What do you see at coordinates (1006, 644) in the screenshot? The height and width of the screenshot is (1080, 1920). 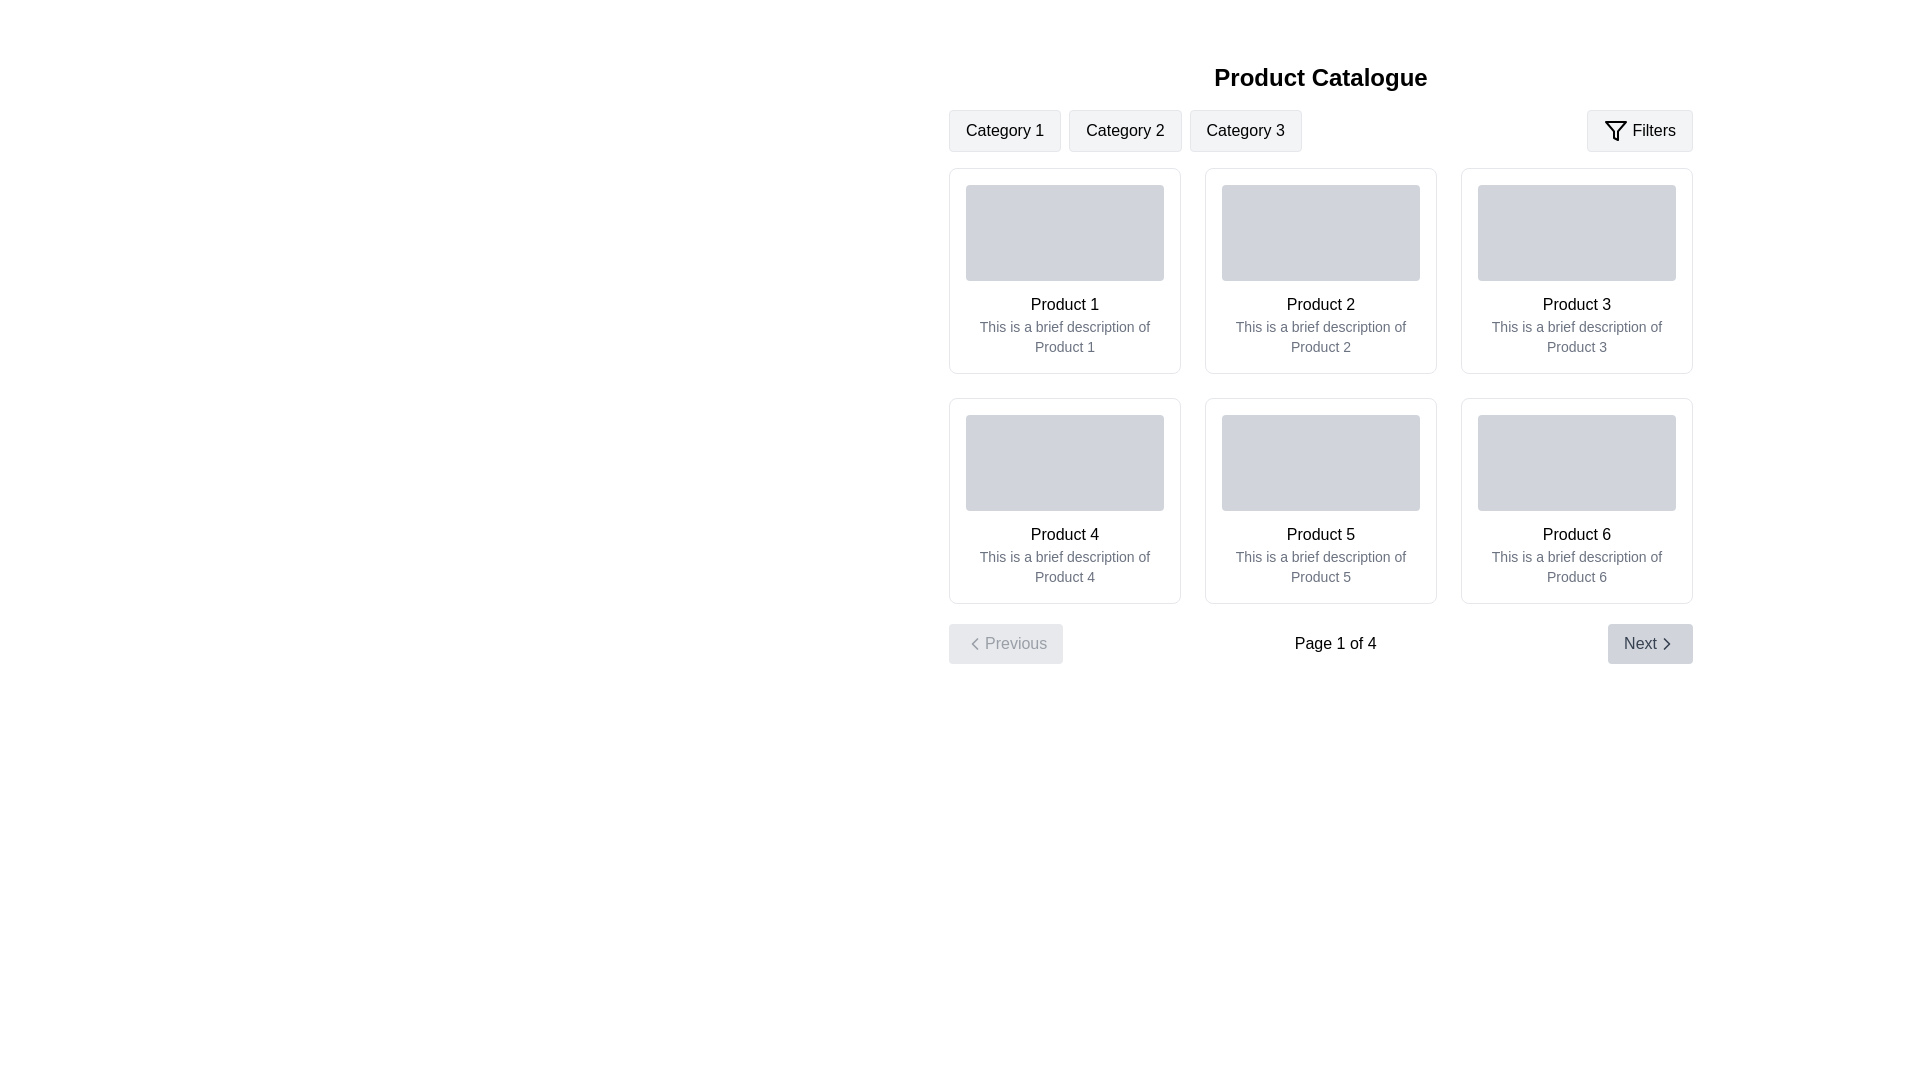 I see `the 'Previous' button with a light gray background and rounded corners` at bounding box center [1006, 644].